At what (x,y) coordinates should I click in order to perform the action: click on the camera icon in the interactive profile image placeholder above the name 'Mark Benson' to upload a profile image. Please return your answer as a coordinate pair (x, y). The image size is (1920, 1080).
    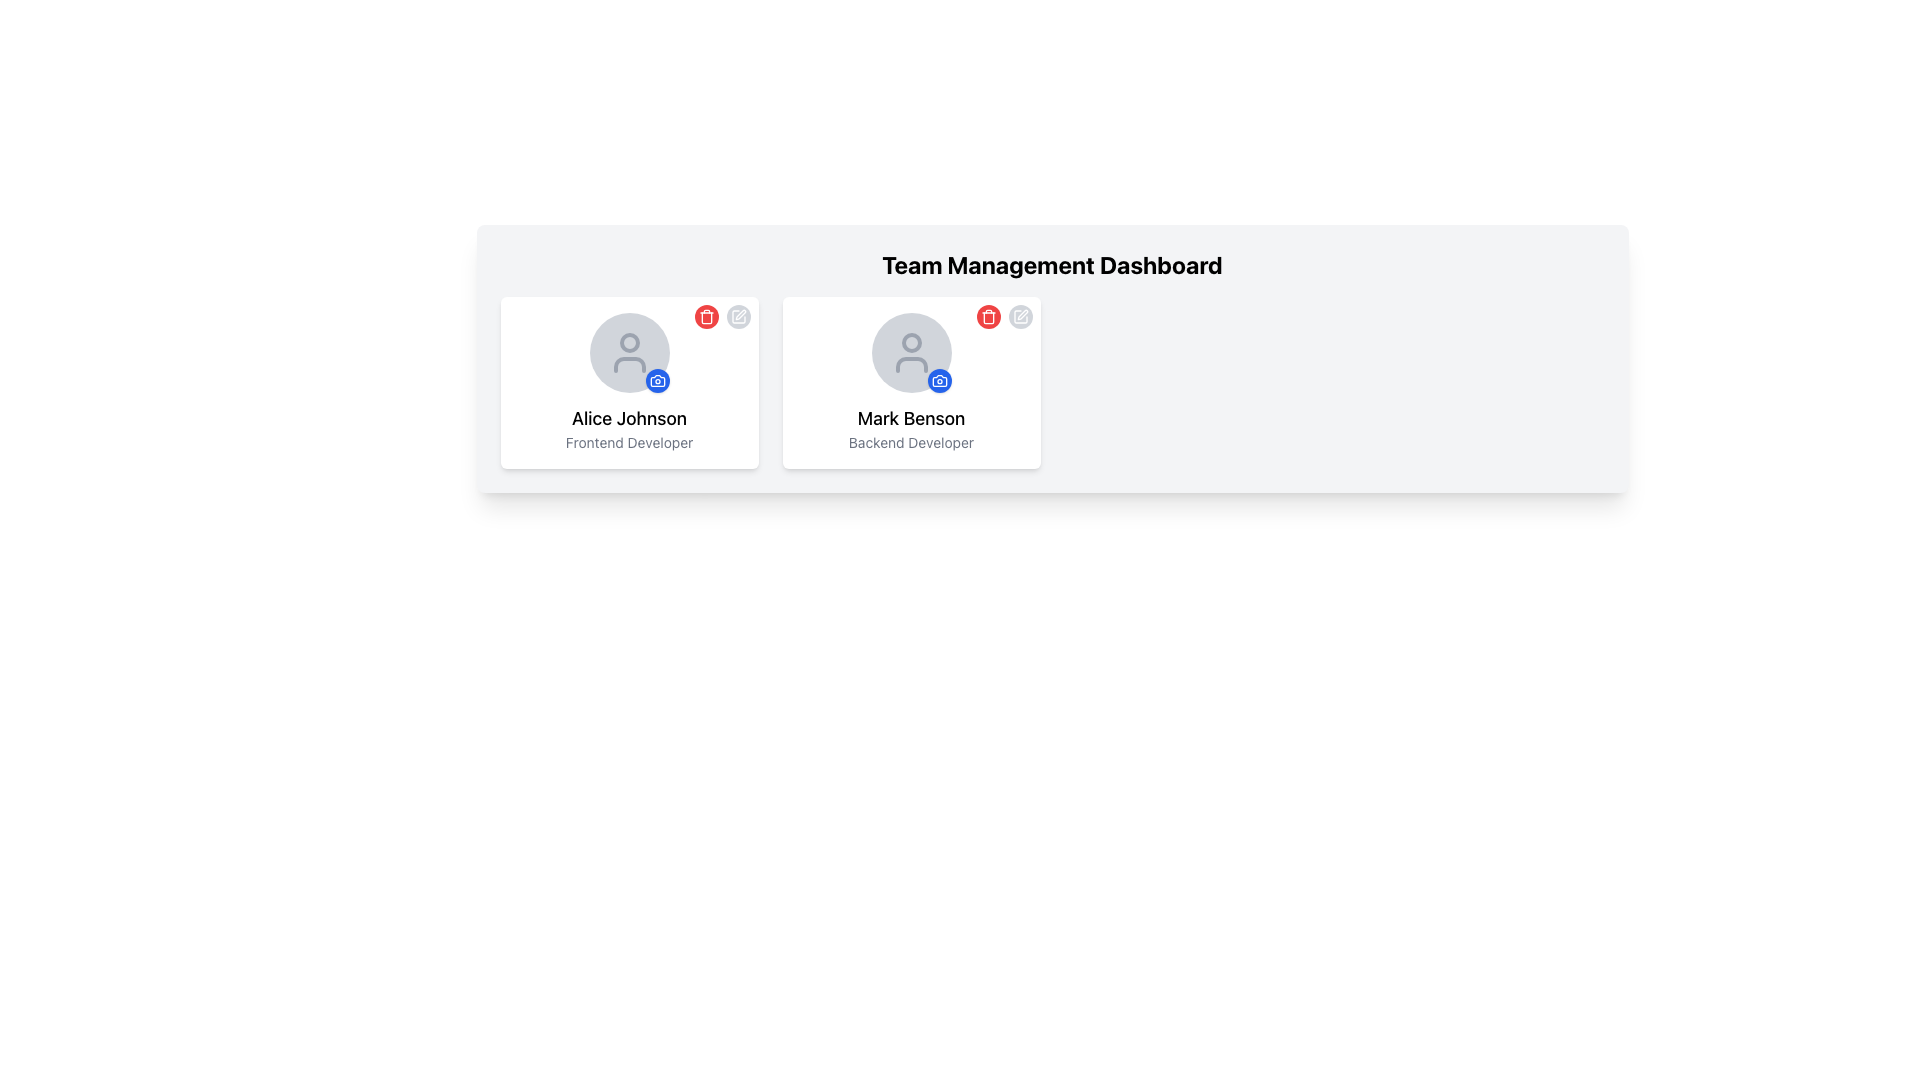
    Looking at the image, I should click on (910, 352).